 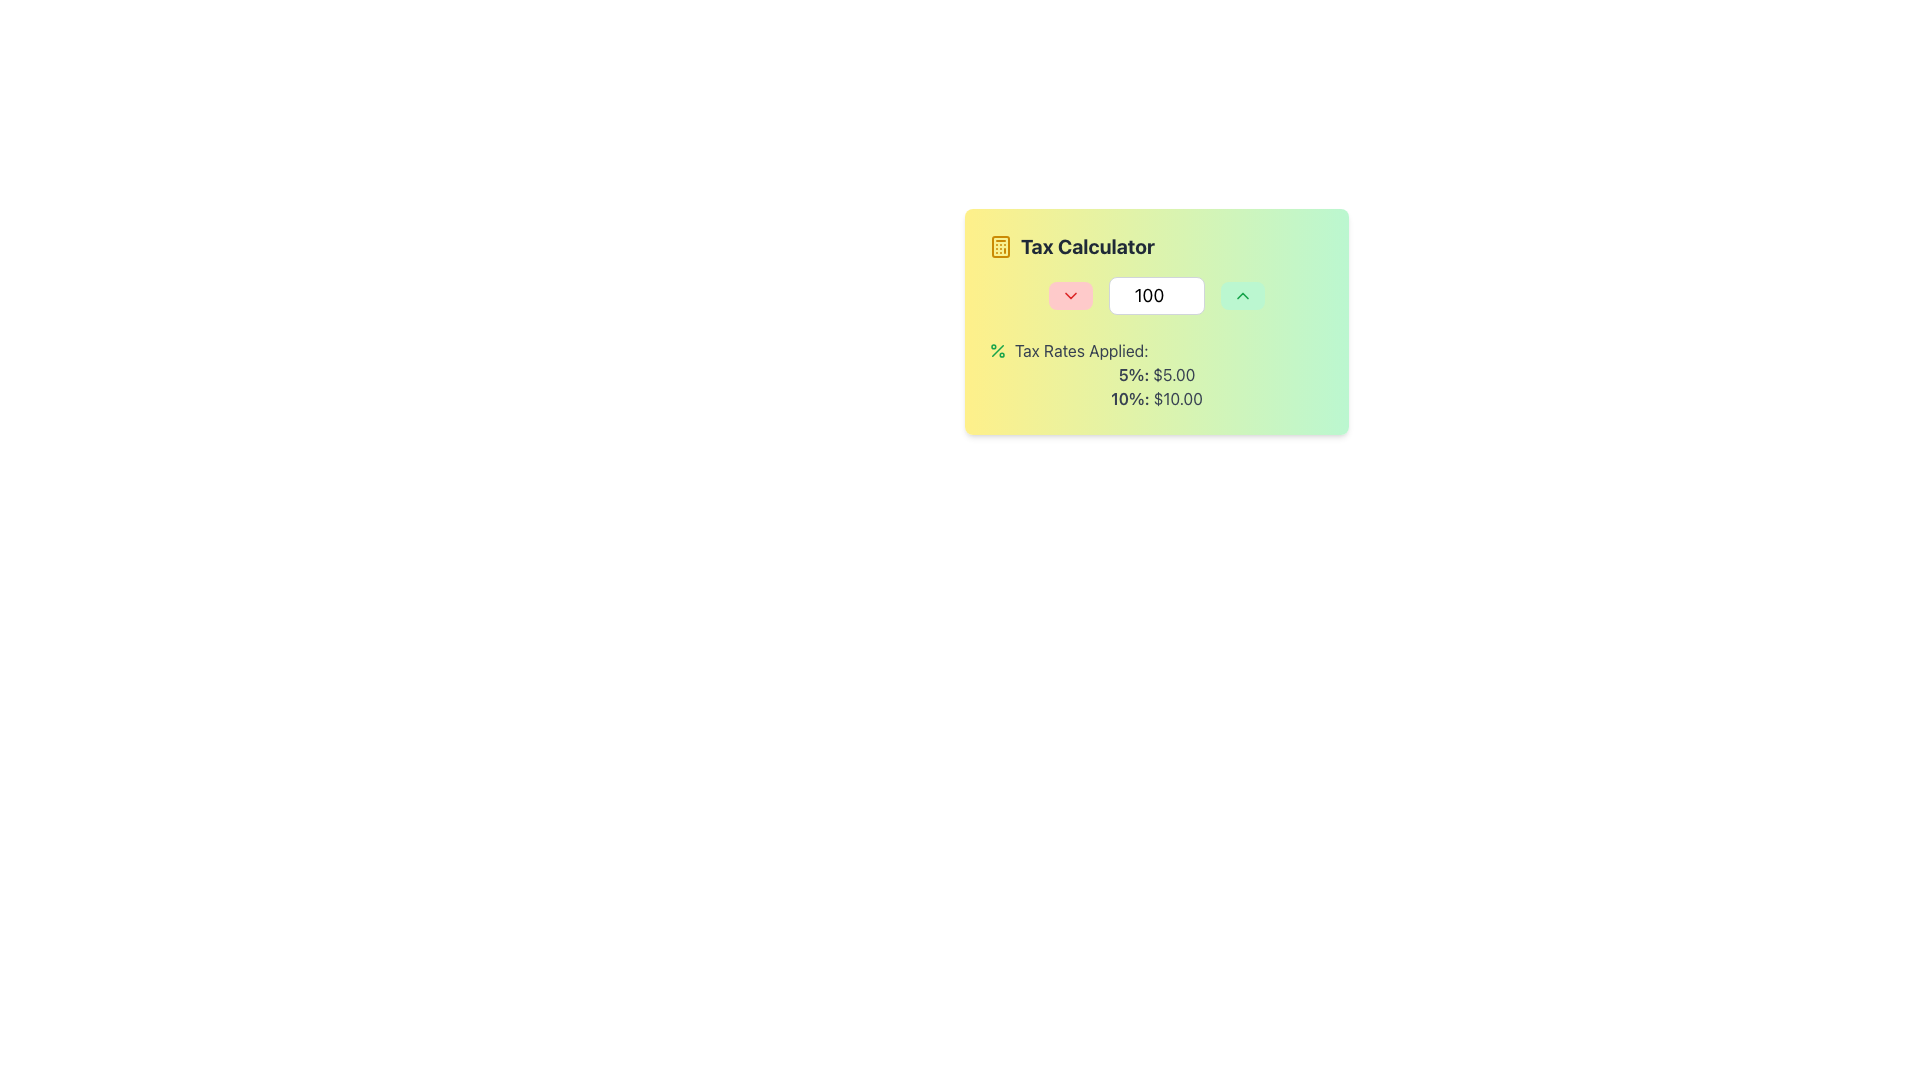 What do you see at coordinates (1242, 296) in the screenshot?
I see `the button located on the far right of the group, which is used for increasing or altering the numerical value in the nearby input field` at bounding box center [1242, 296].